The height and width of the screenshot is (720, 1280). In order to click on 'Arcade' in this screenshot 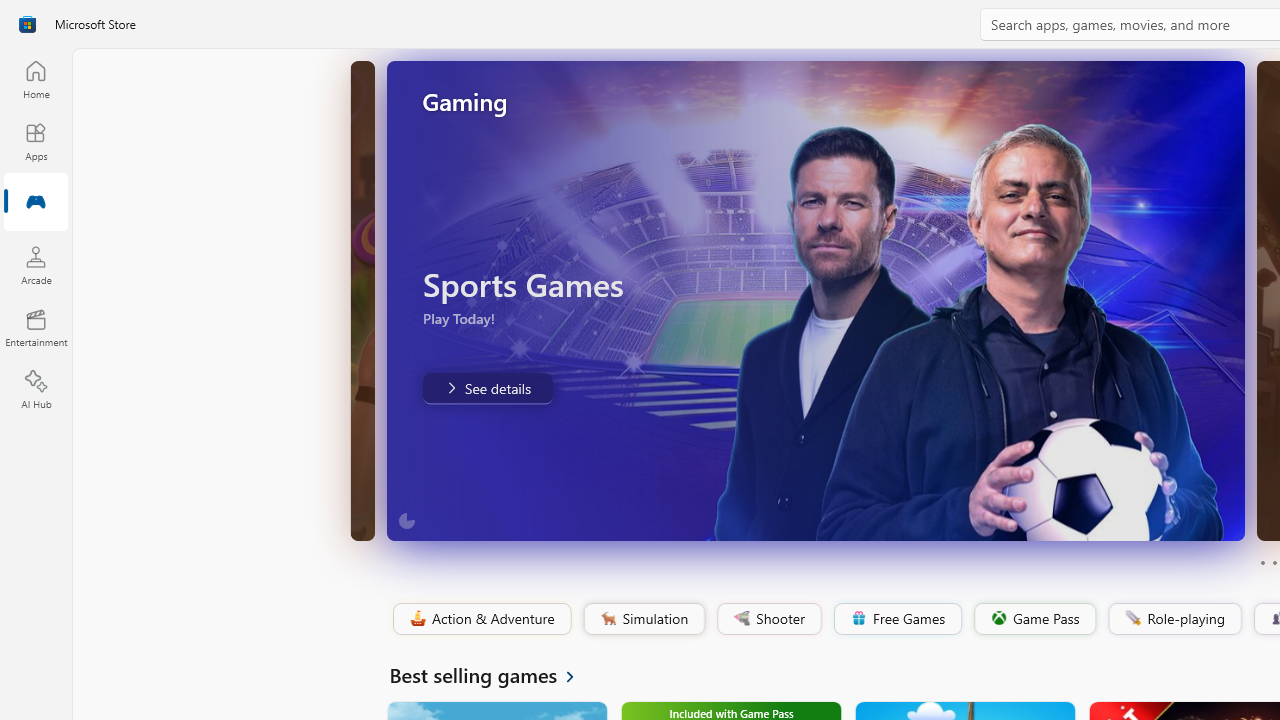, I will do `click(35, 264)`.